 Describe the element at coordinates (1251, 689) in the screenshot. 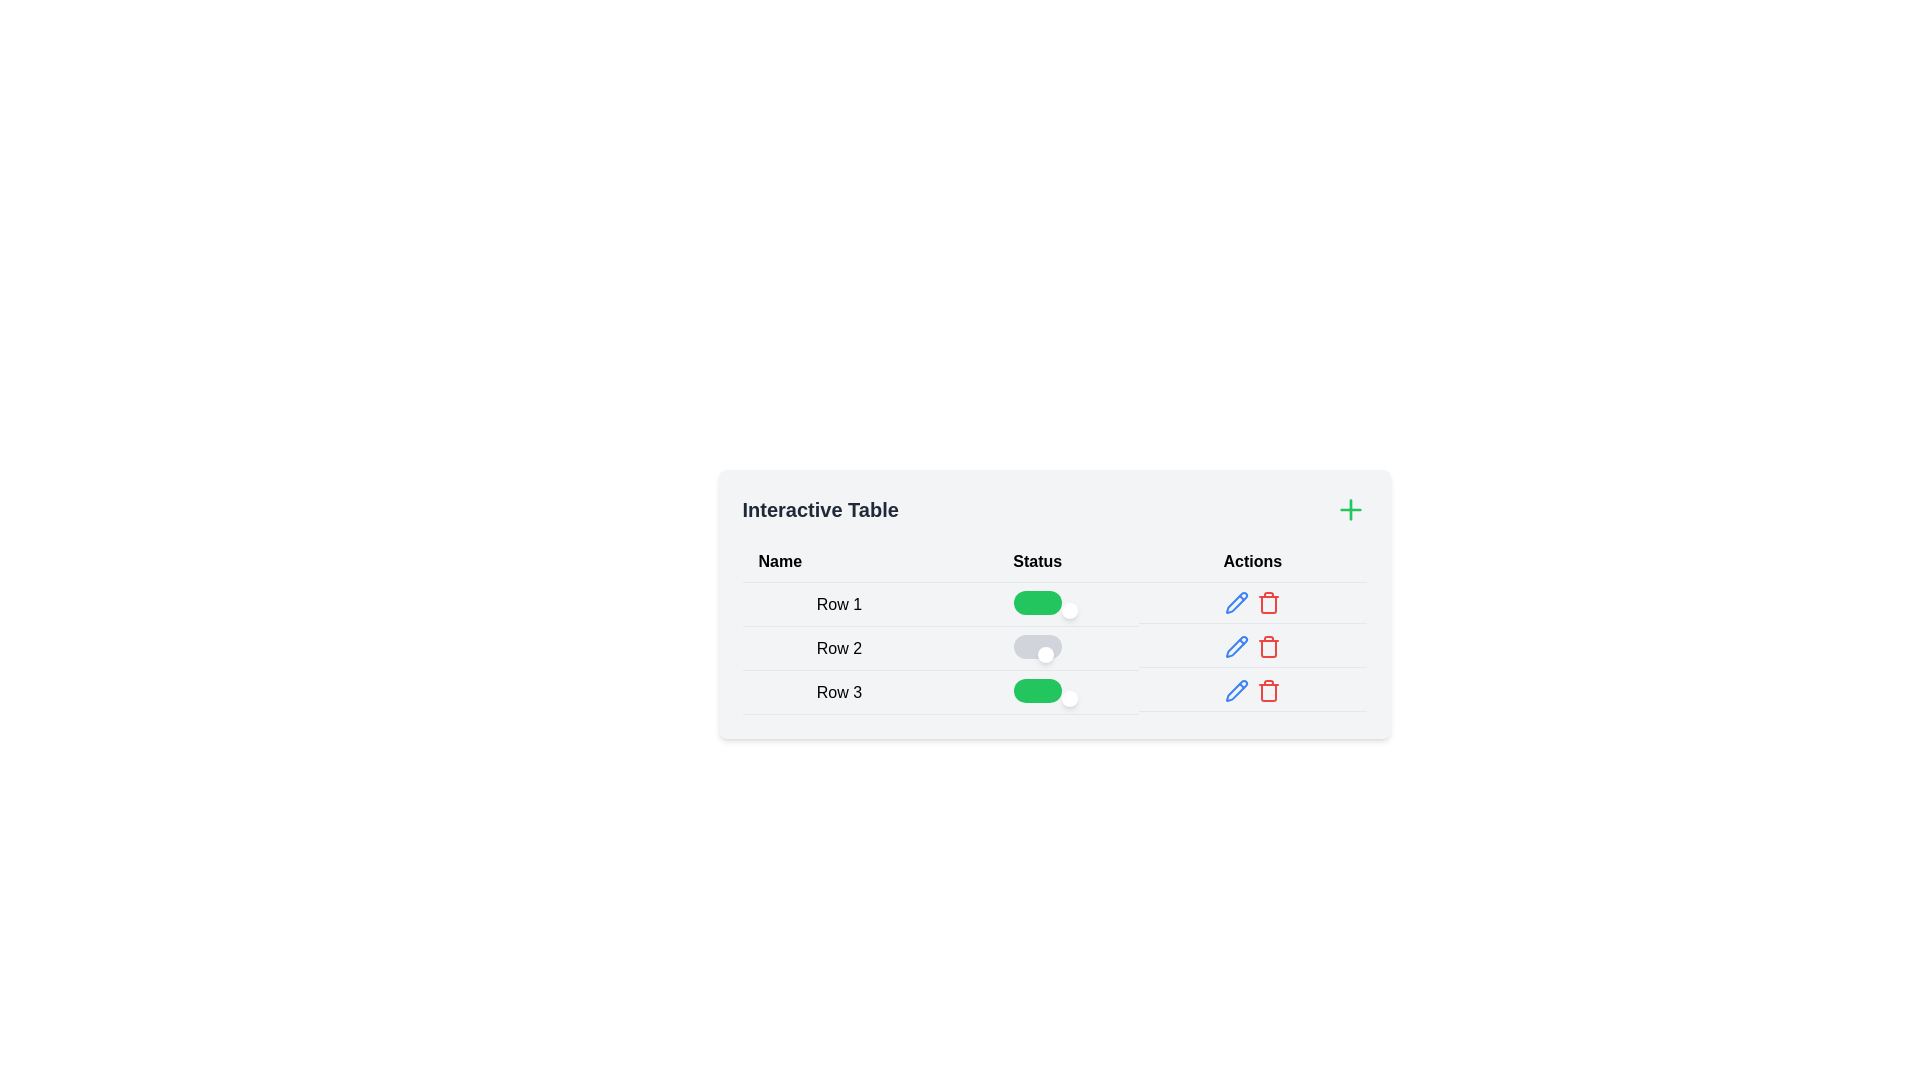

I see `the edit and delete icons located in the 'Actions' column of the third row in the 'Interactive Table'` at that location.